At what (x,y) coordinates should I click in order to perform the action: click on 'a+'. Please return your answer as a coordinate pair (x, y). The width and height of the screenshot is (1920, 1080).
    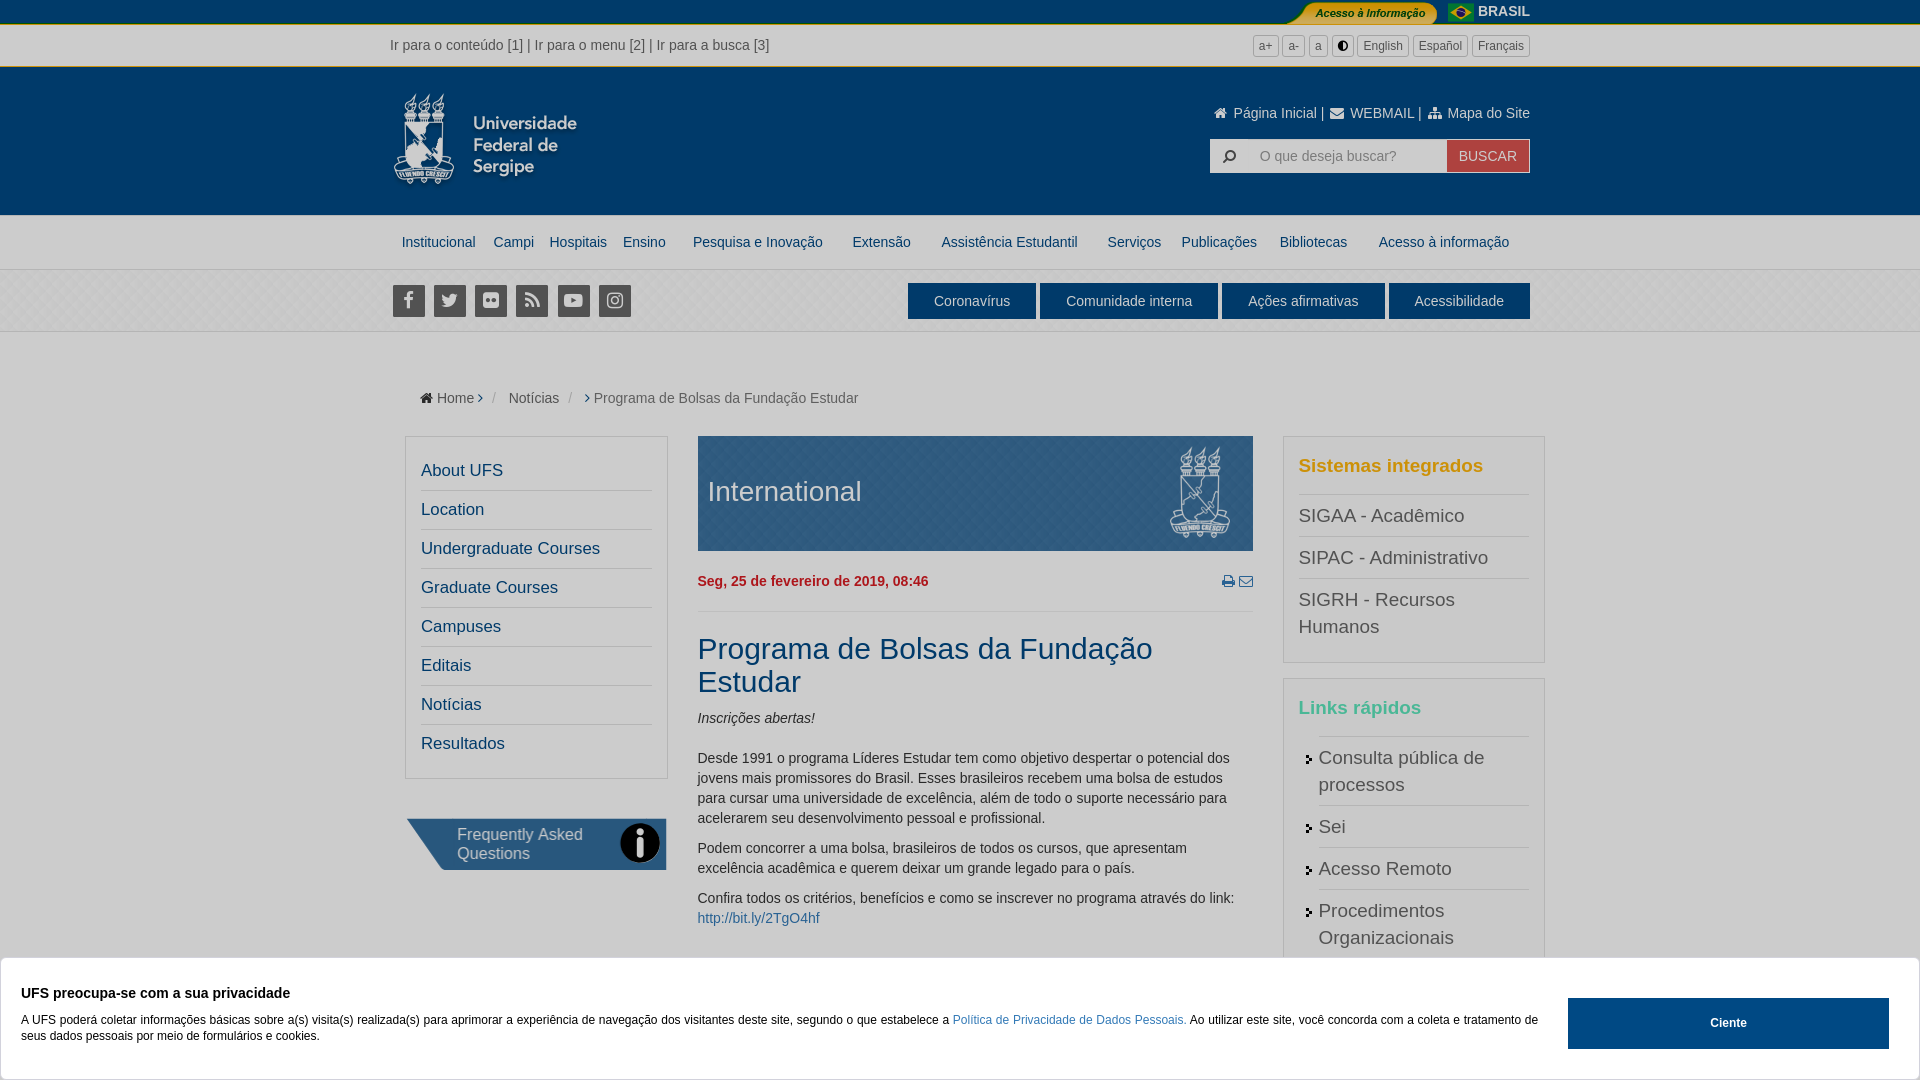
    Looking at the image, I should click on (1251, 45).